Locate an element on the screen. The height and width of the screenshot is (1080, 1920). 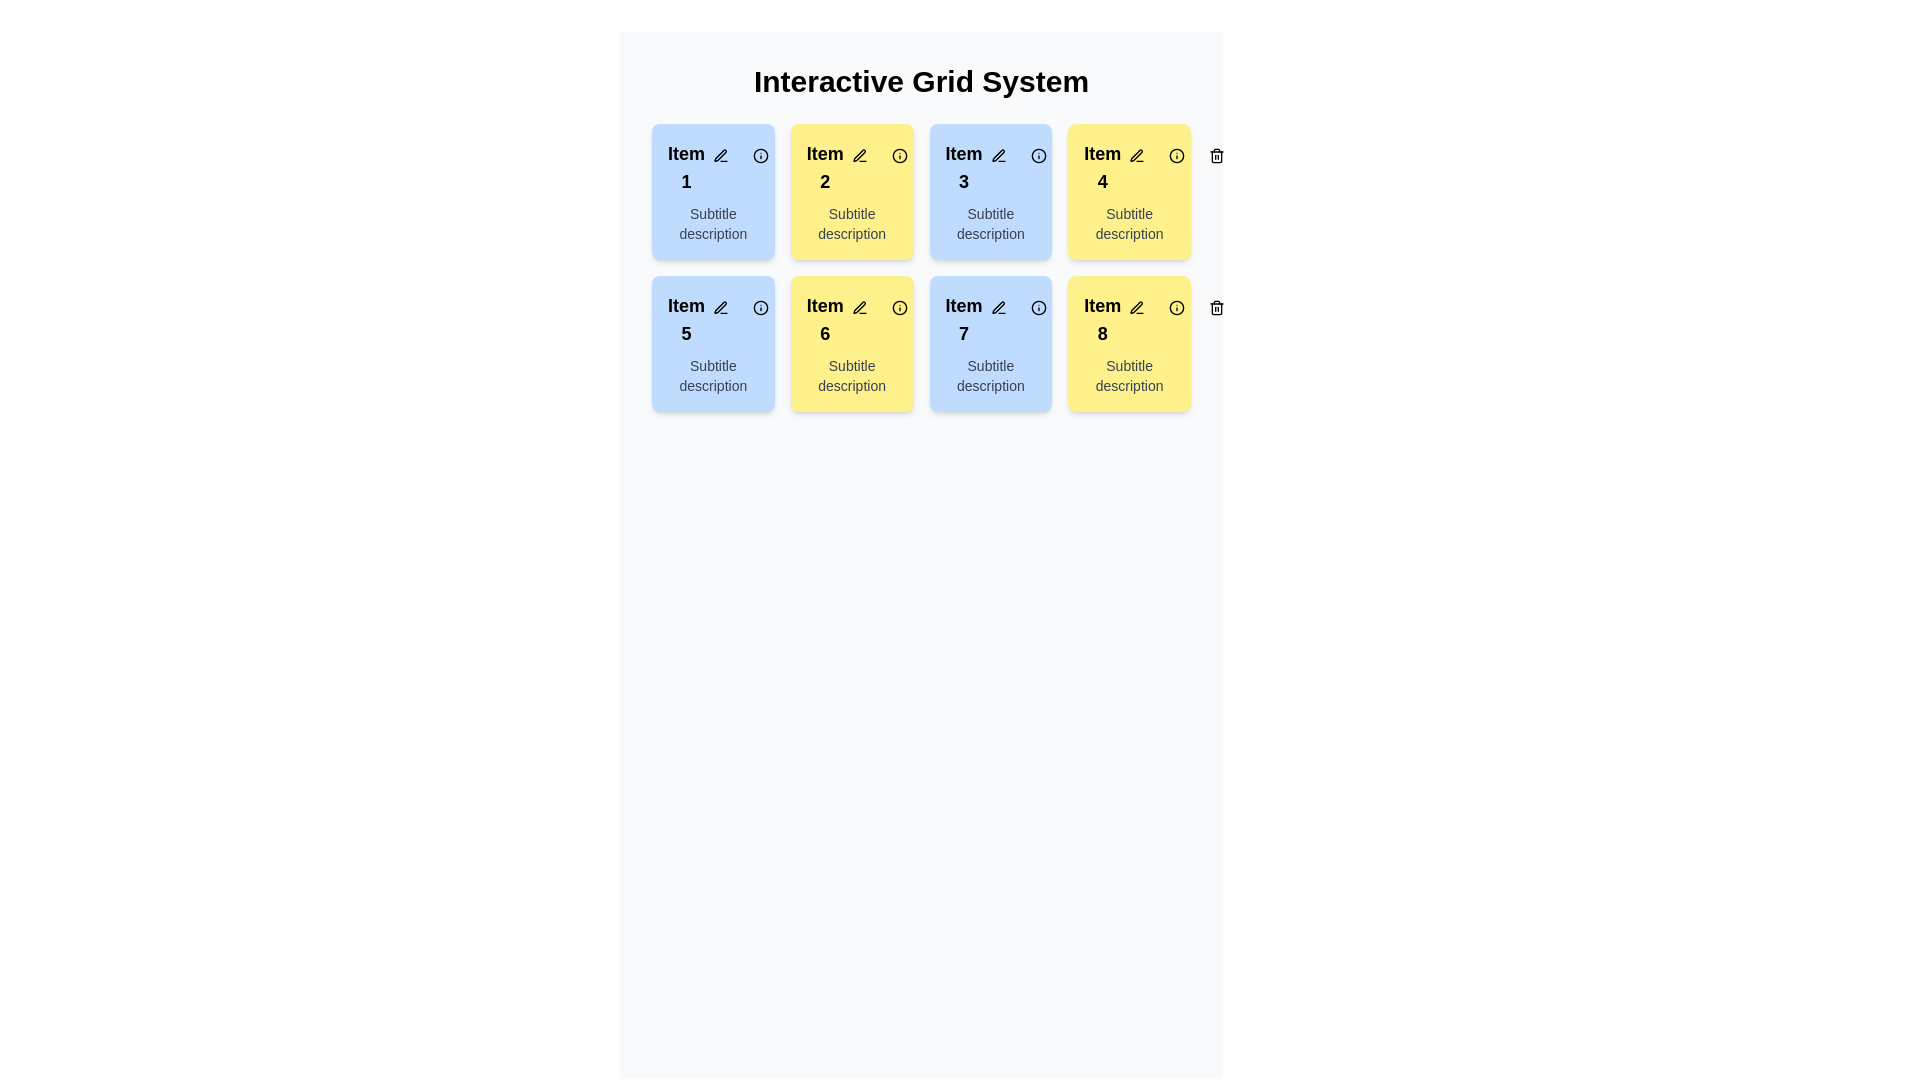
the trash bin icon located within the circular button at the top-right of the interface, adjacent to the card labeled 'Item 4' is located at coordinates (1216, 154).